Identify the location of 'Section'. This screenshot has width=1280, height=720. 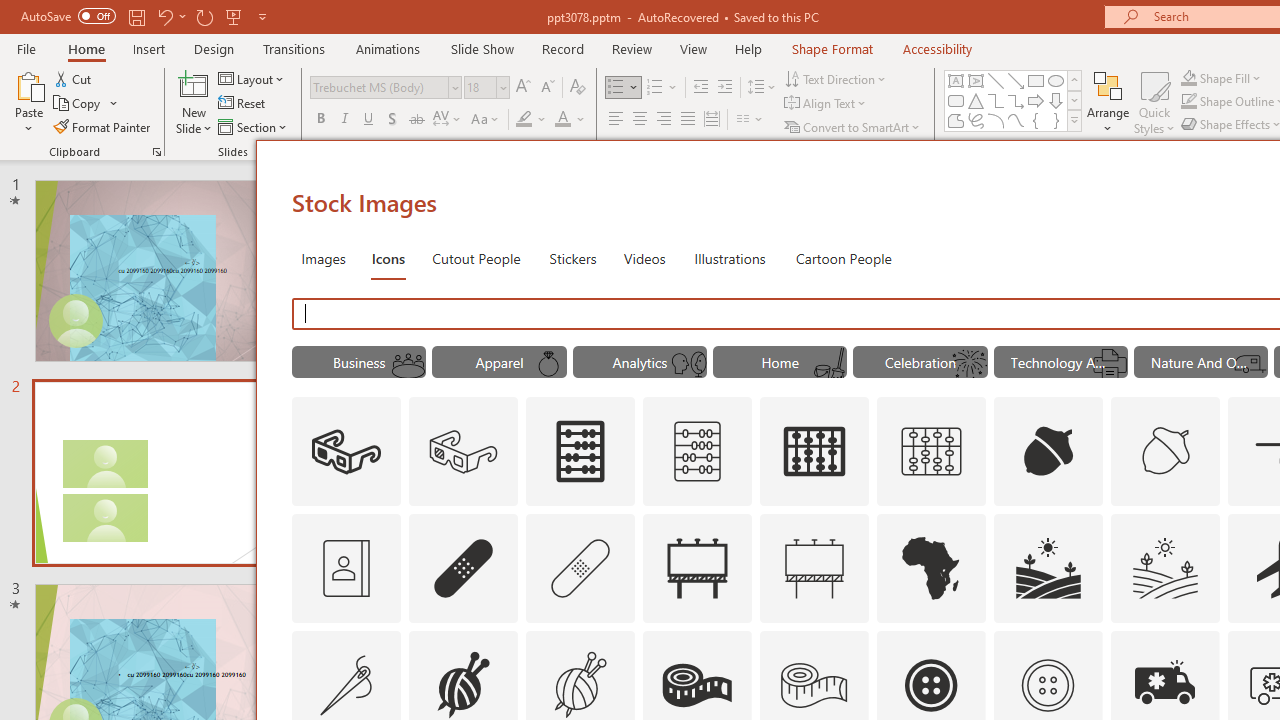
(253, 127).